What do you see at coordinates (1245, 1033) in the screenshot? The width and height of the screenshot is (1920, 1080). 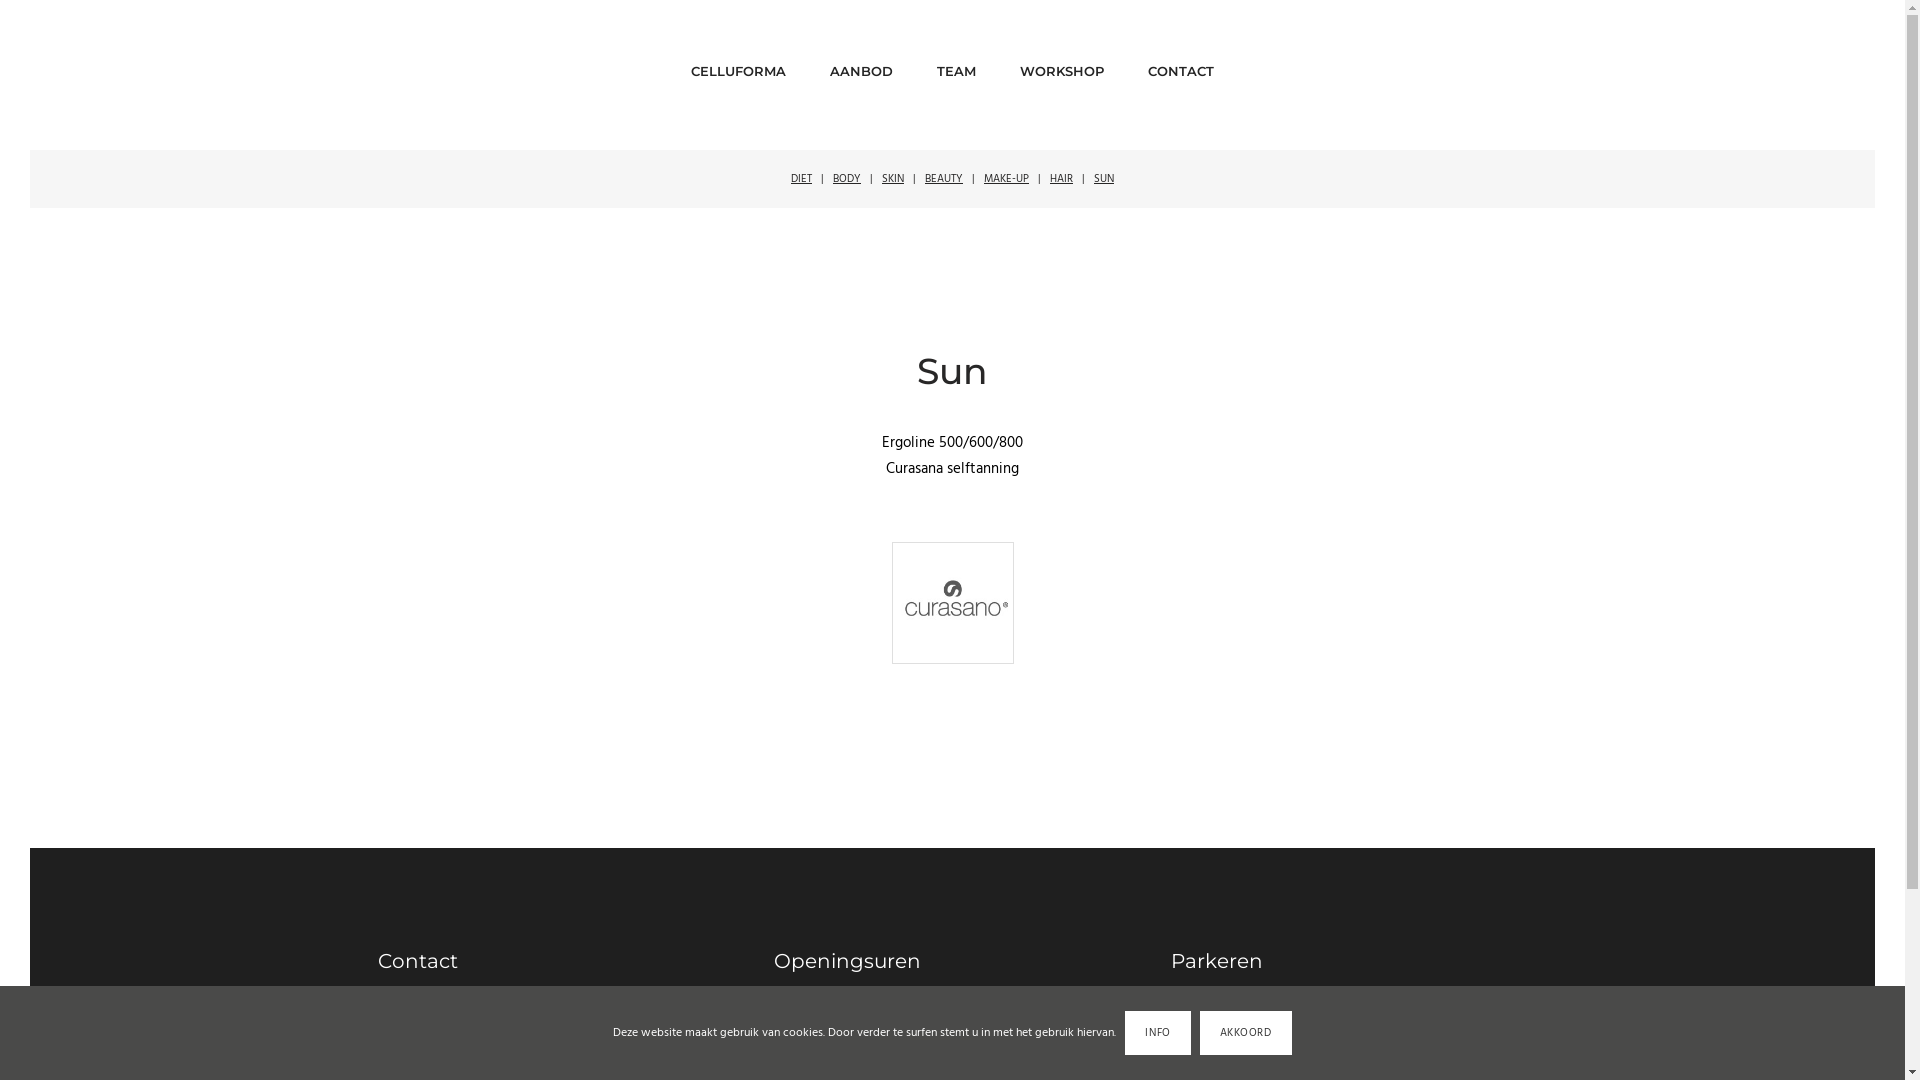 I see `'AKKOORD'` at bounding box center [1245, 1033].